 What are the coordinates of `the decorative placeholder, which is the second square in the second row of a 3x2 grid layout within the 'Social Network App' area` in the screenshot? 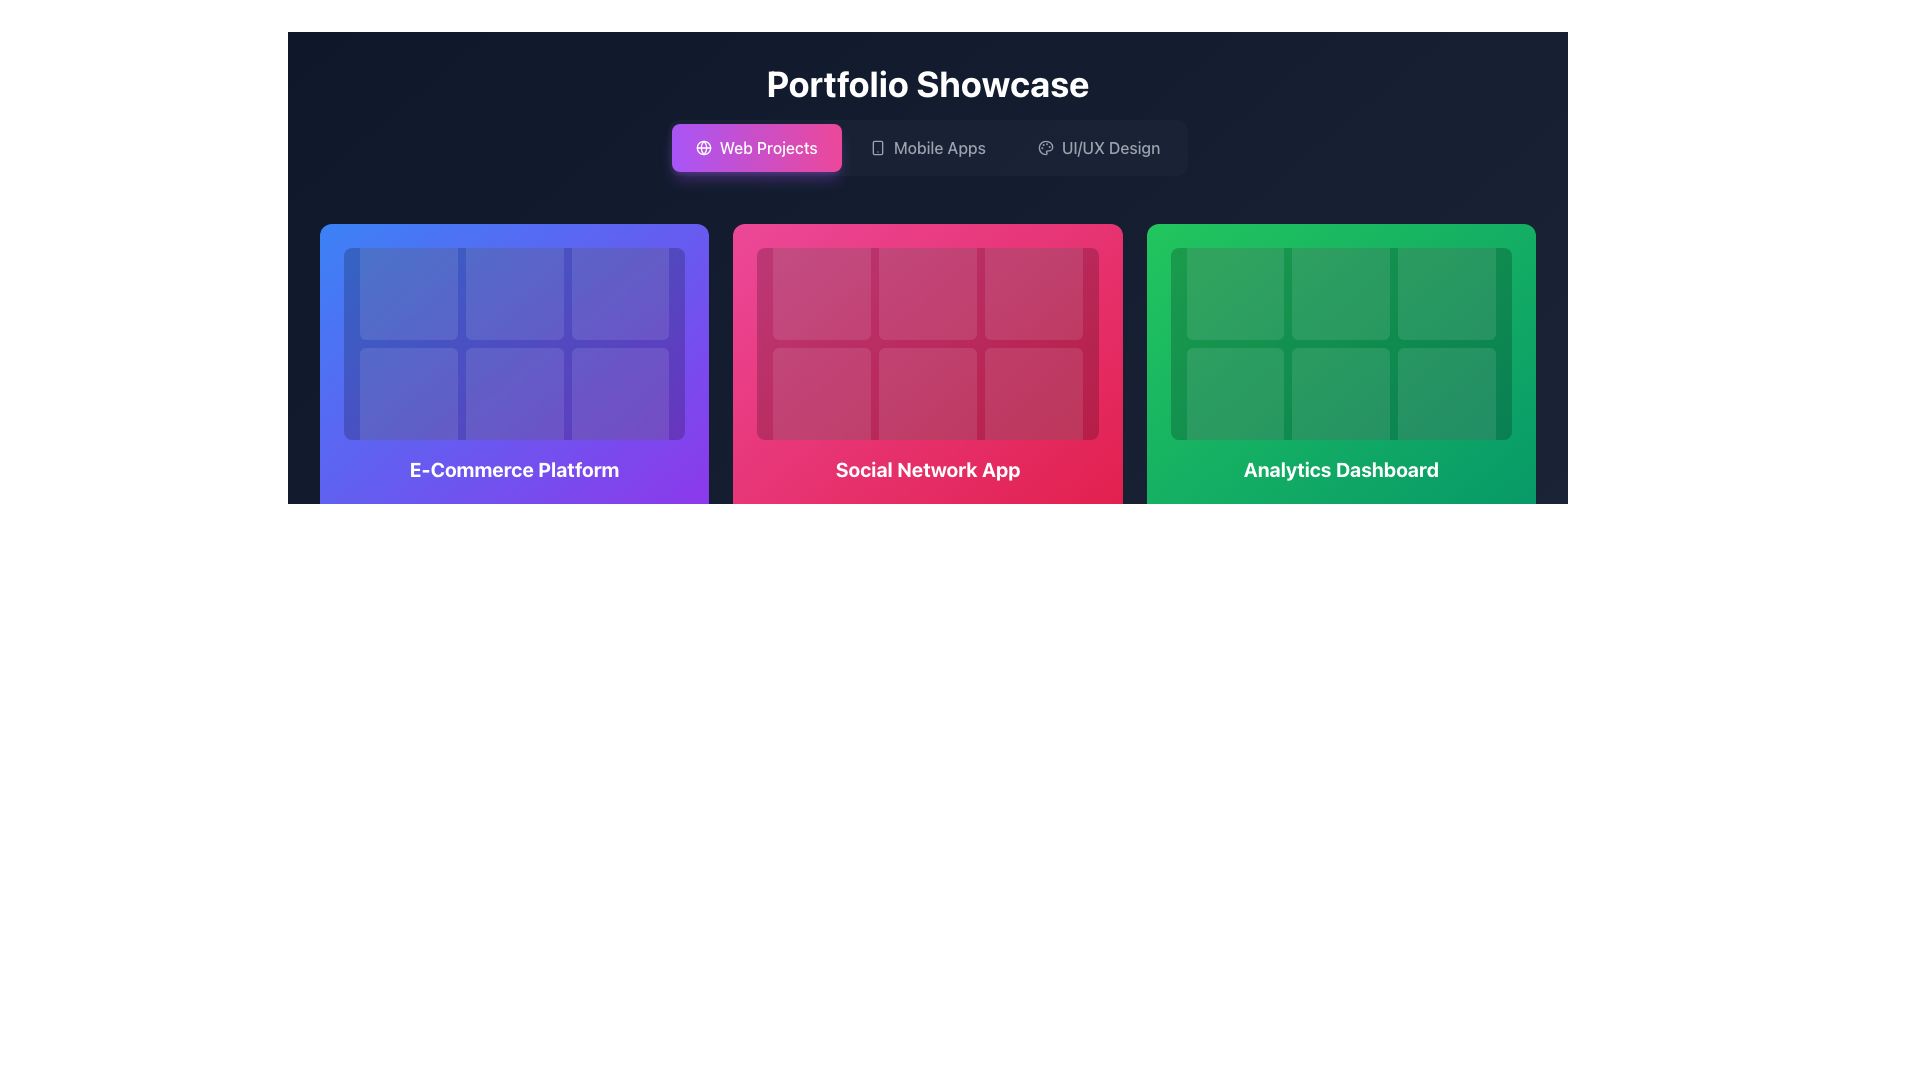 It's located at (926, 396).